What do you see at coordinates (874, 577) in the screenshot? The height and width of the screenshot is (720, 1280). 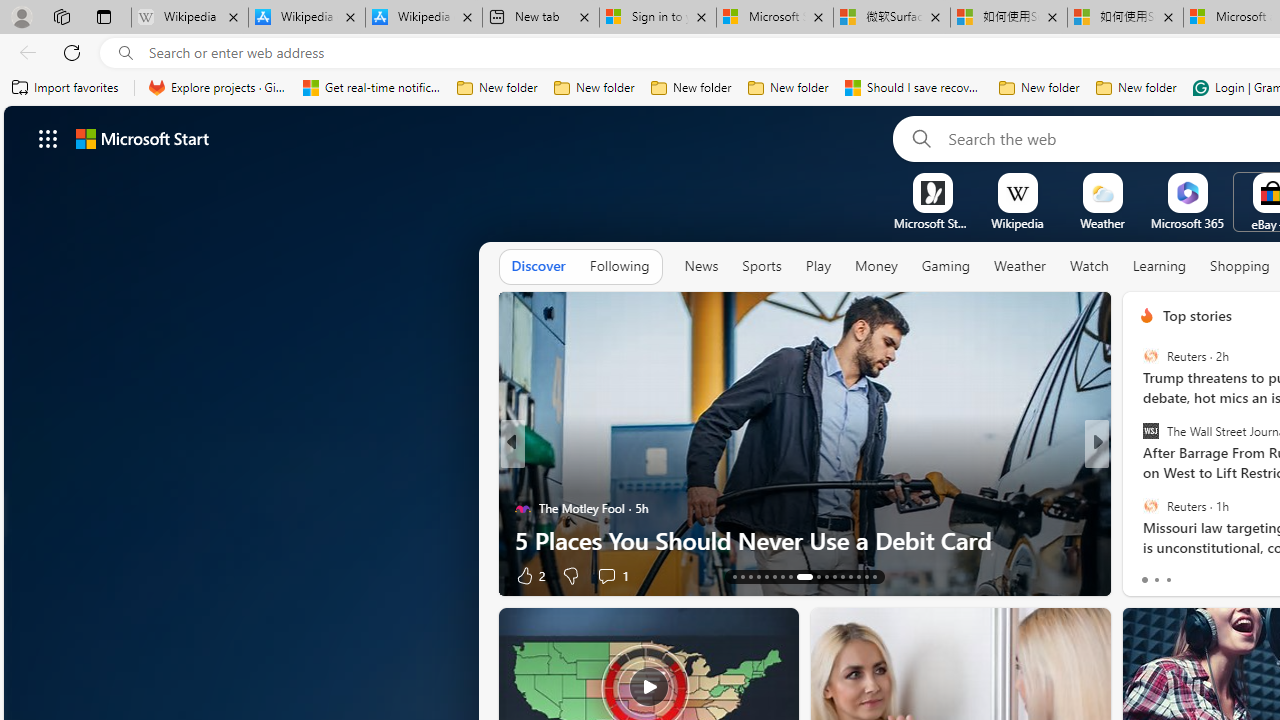 I see `'AutomationID: tab-29'` at bounding box center [874, 577].